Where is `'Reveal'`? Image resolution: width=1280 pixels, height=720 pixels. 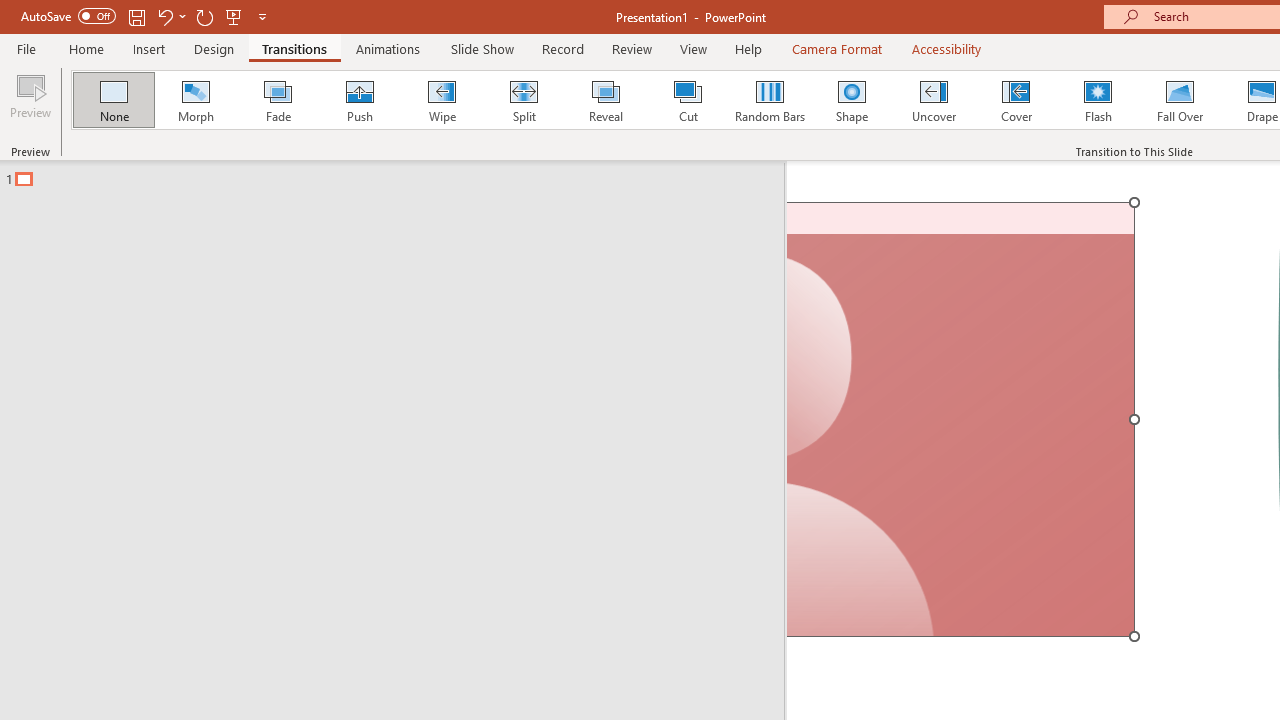
'Reveal' is located at coordinates (604, 100).